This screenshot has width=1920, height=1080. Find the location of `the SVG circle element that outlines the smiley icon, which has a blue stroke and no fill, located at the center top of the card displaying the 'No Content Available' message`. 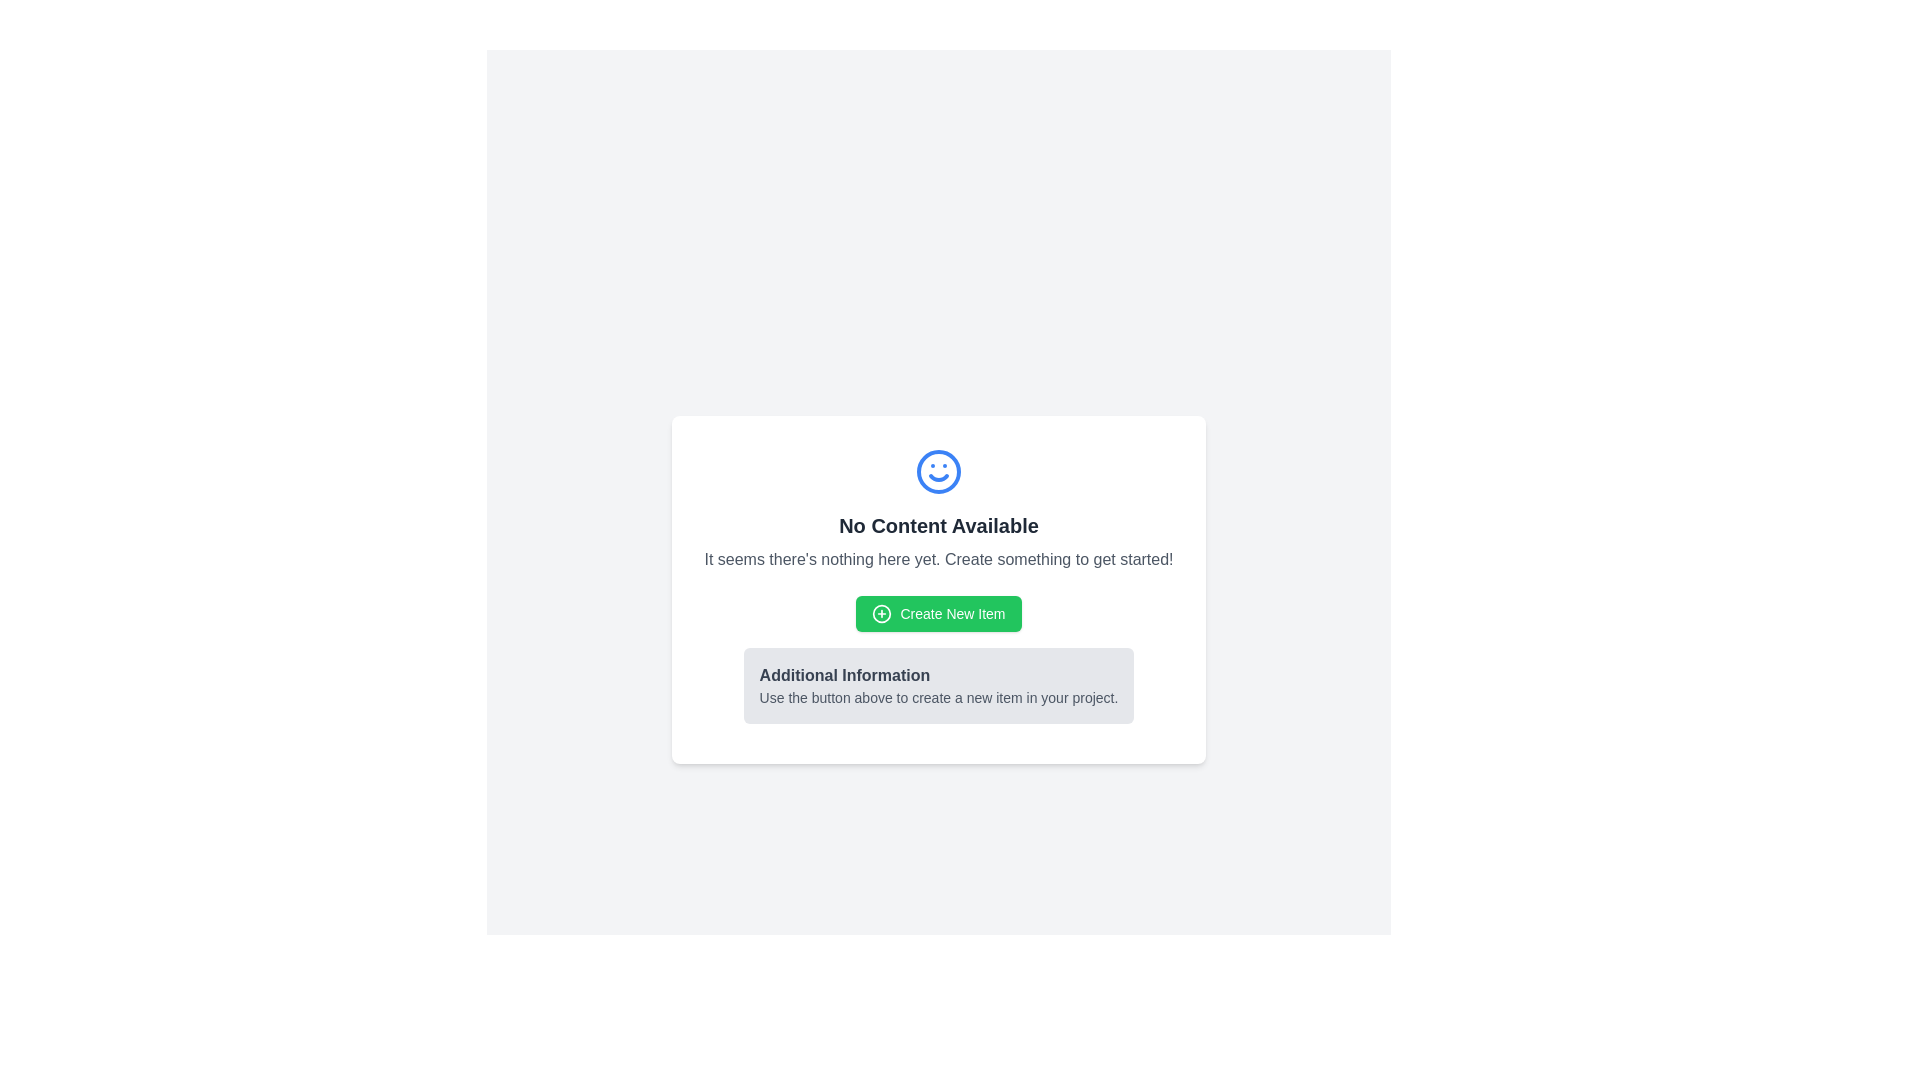

the SVG circle element that outlines the smiley icon, which has a blue stroke and no fill, located at the center top of the card displaying the 'No Content Available' message is located at coordinates (938, 471).